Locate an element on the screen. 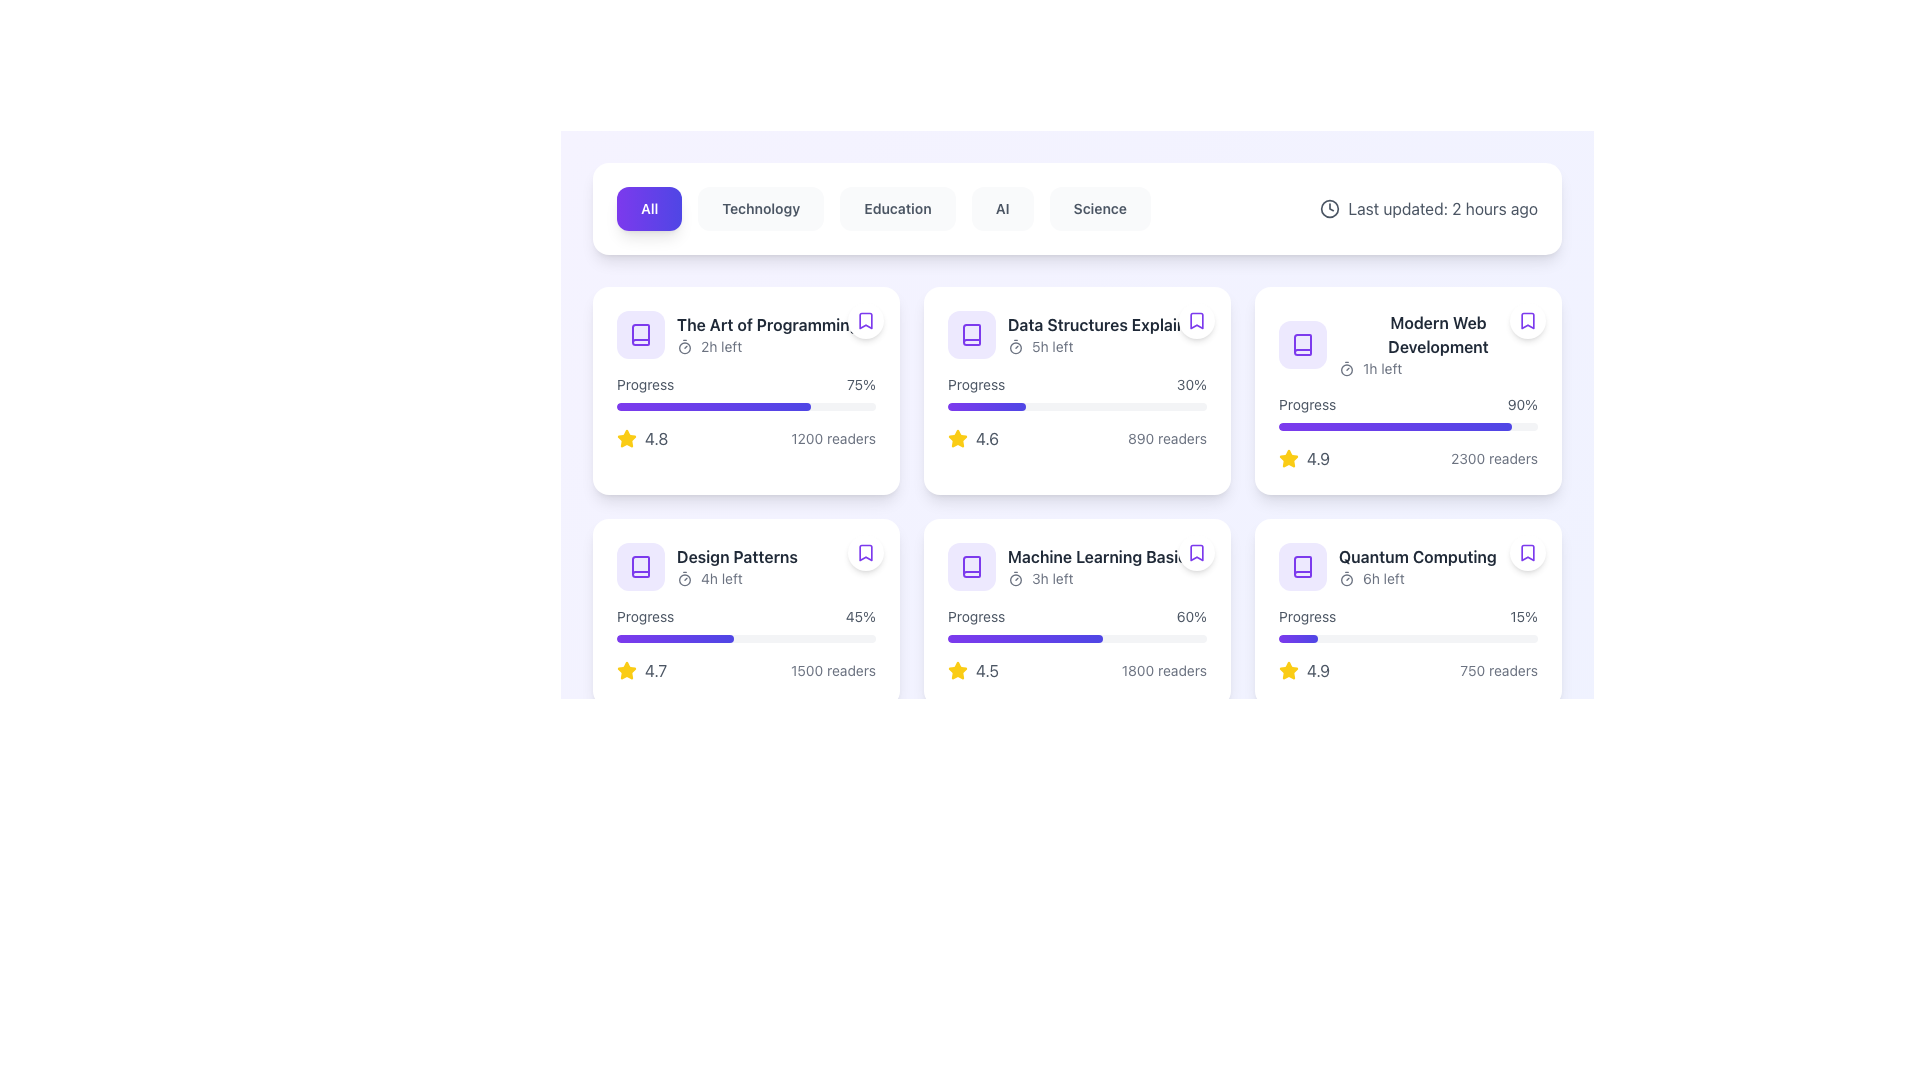 The image size is (1920, 1080). the violet book icon located in the top-left corner of the 'Quantum Computing' card in the bottom right of the interface grid is located at coordinates (1302, 567).